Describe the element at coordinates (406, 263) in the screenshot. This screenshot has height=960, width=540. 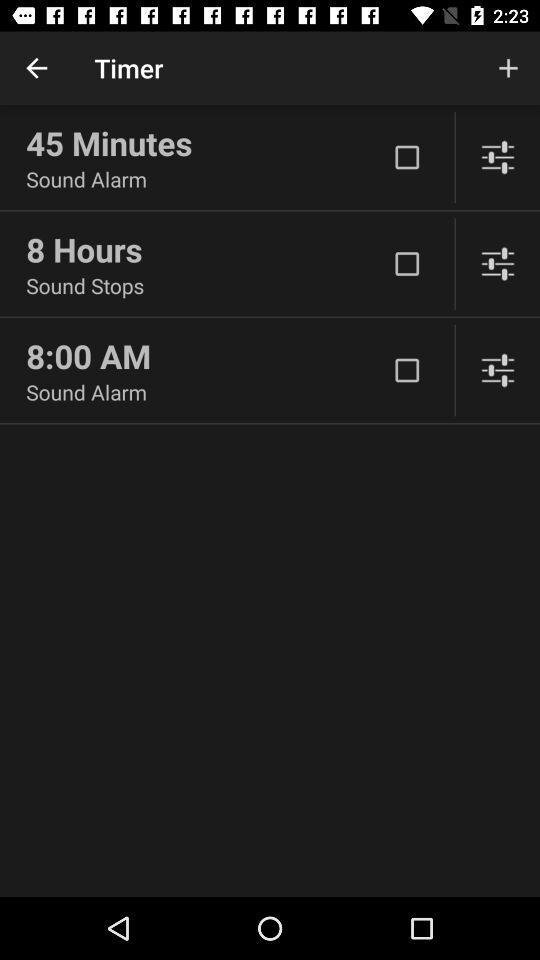
I see `allows you to turn alarm clock on` at that location.